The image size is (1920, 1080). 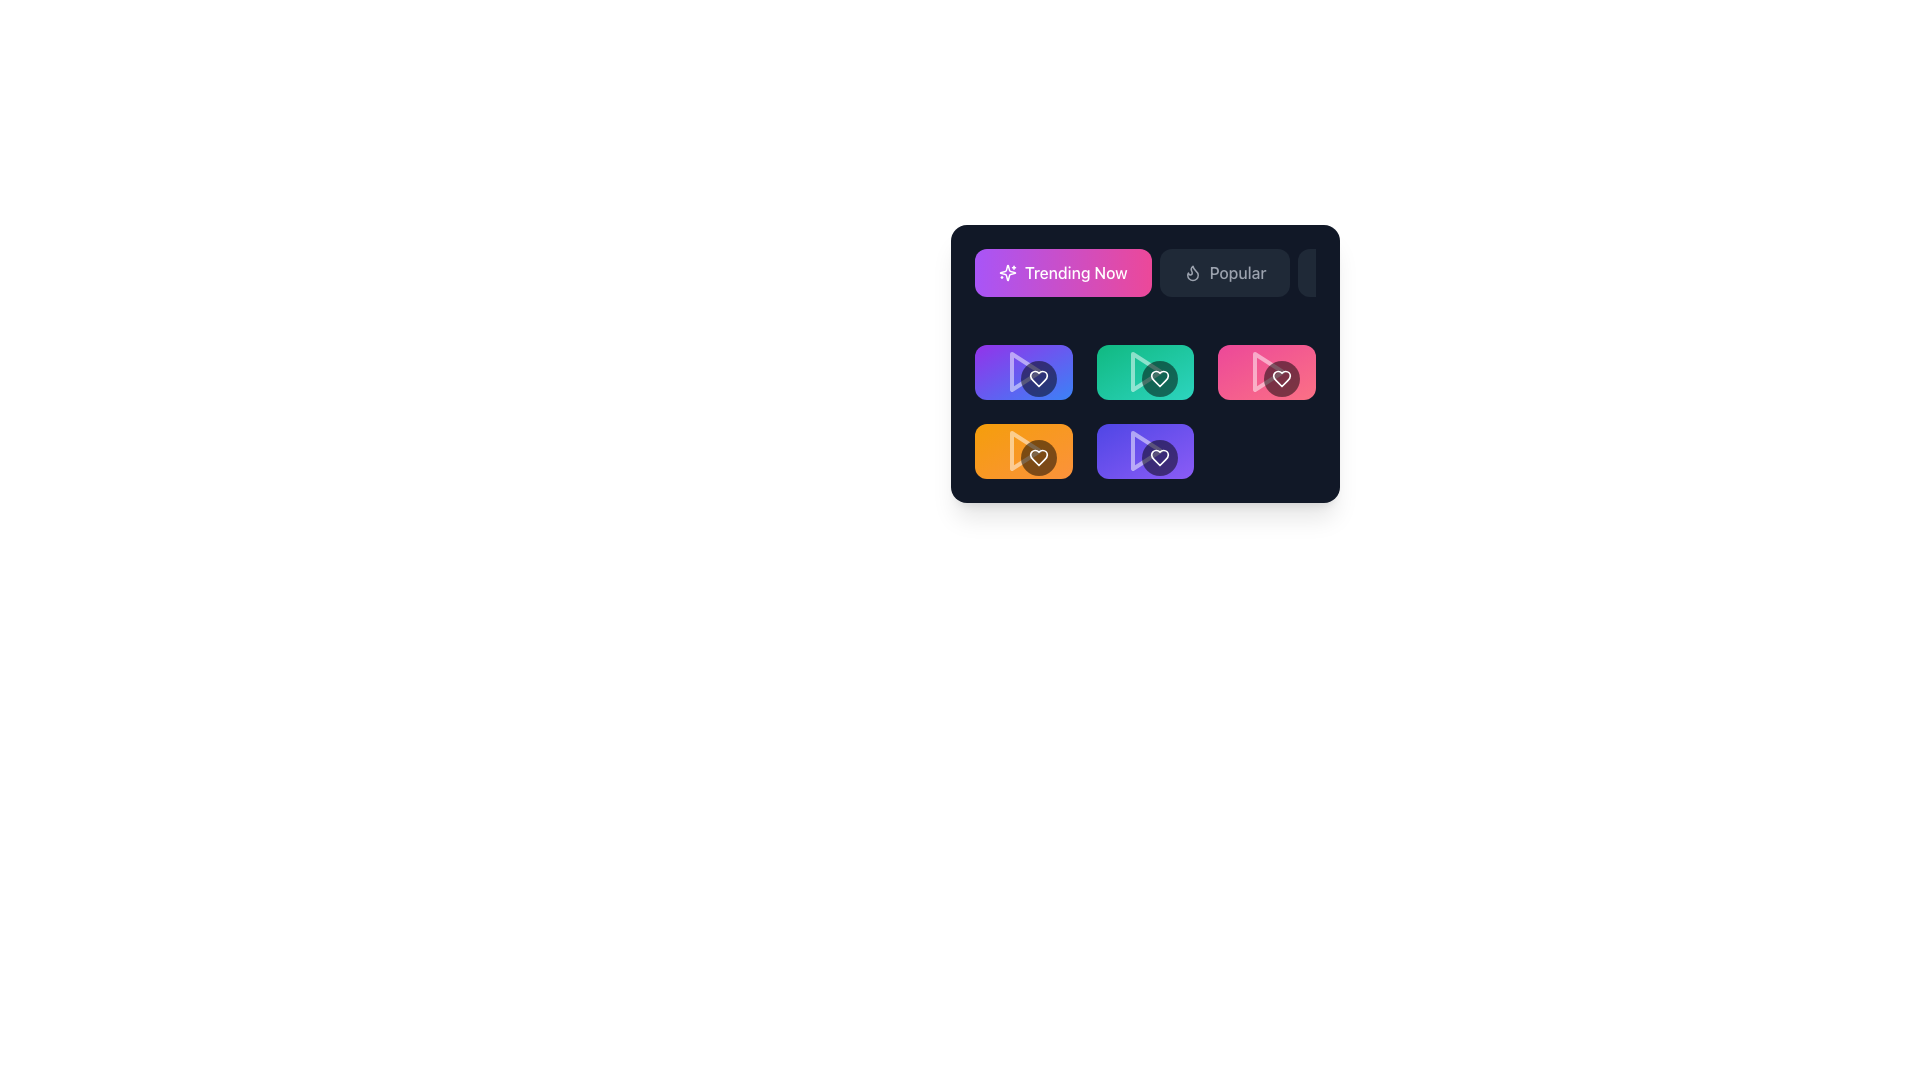 What do you see at coordinates (1038, 457) in the screenshot?
I see `the heart-shaped SVG icon located within the circular button in the lower-left segment of the grid` at bounding box center [1038, 457].